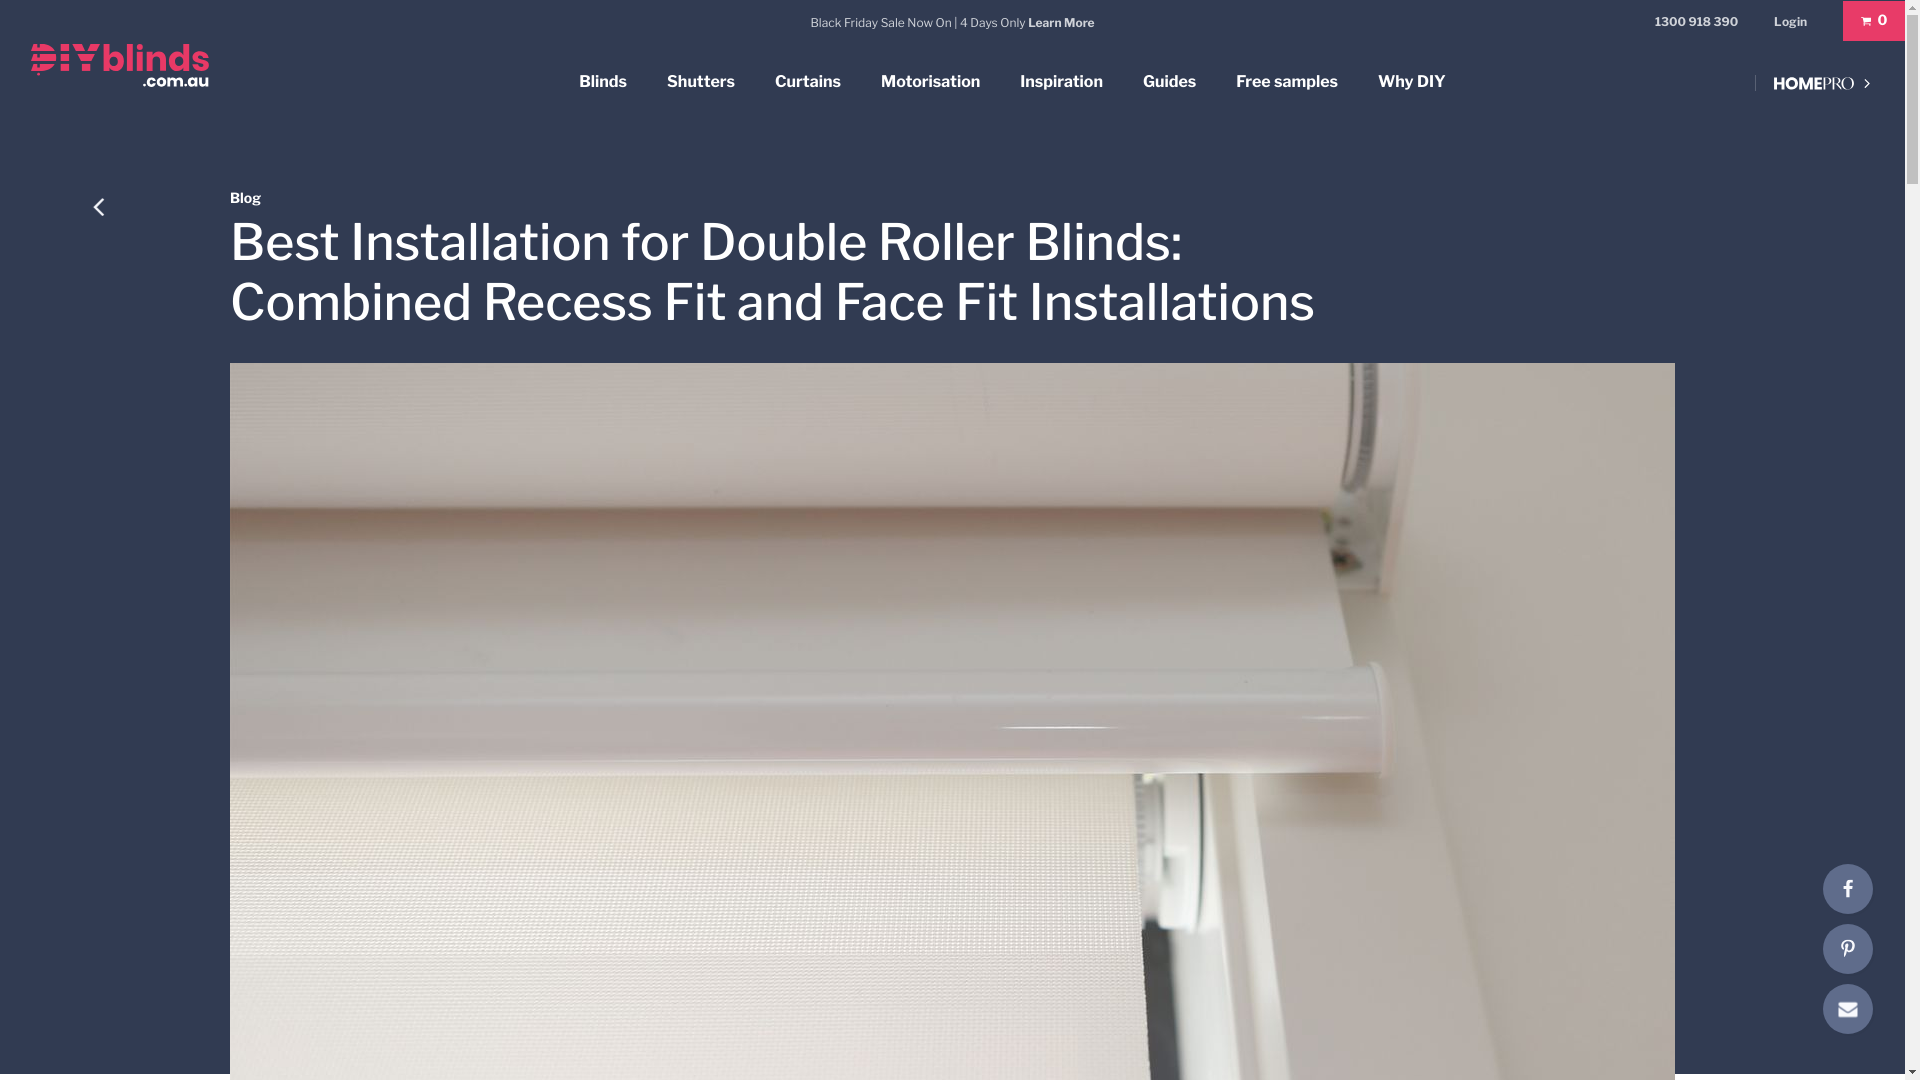 Image resolution: width=1920 pixels, height=1080 pixels. I want to click on 'E-mail', so click(1847, 1009).